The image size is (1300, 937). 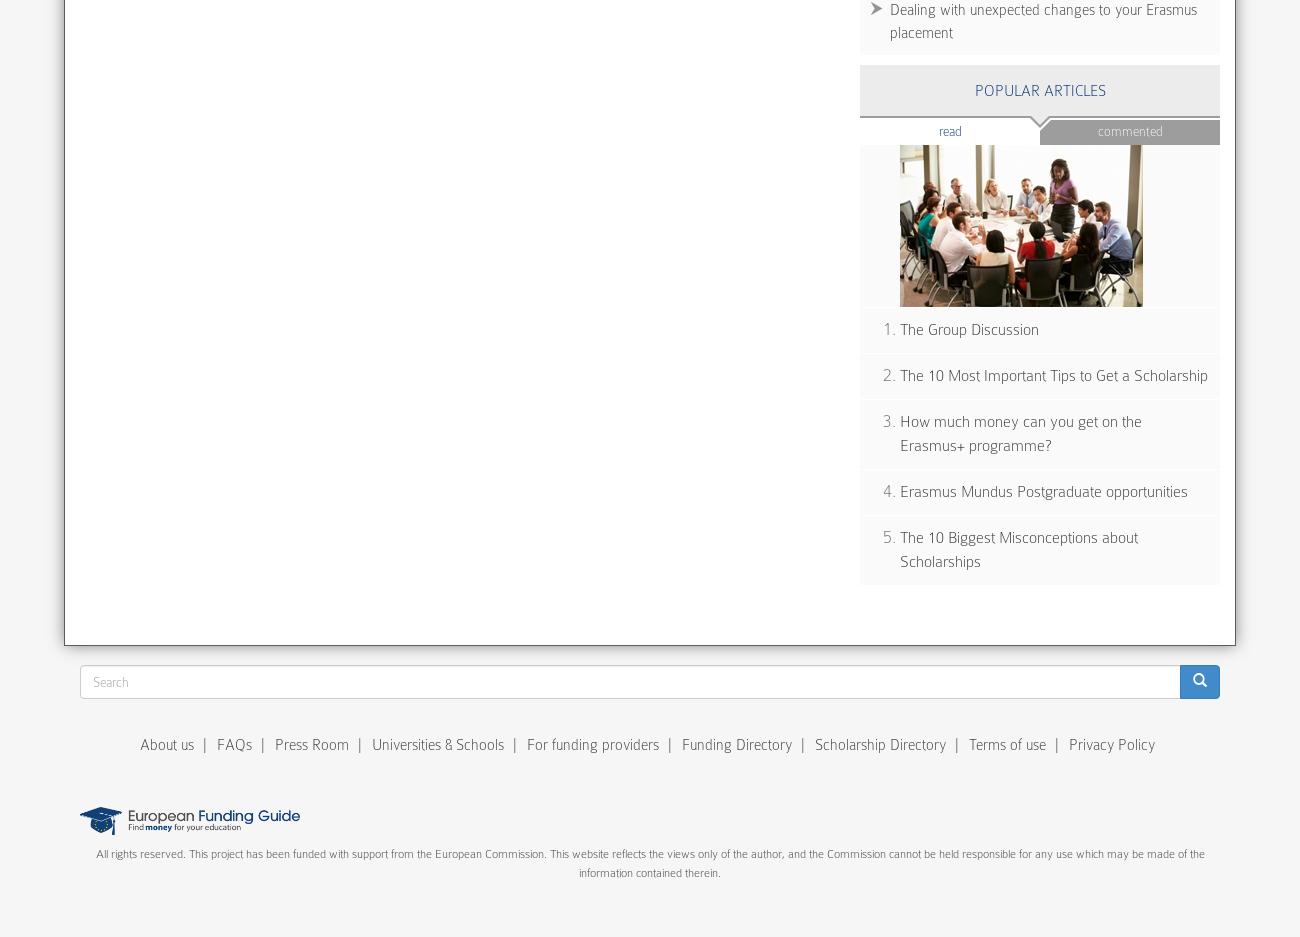 I want to click on 'Universities & Schools', so click(x=371, y=744).